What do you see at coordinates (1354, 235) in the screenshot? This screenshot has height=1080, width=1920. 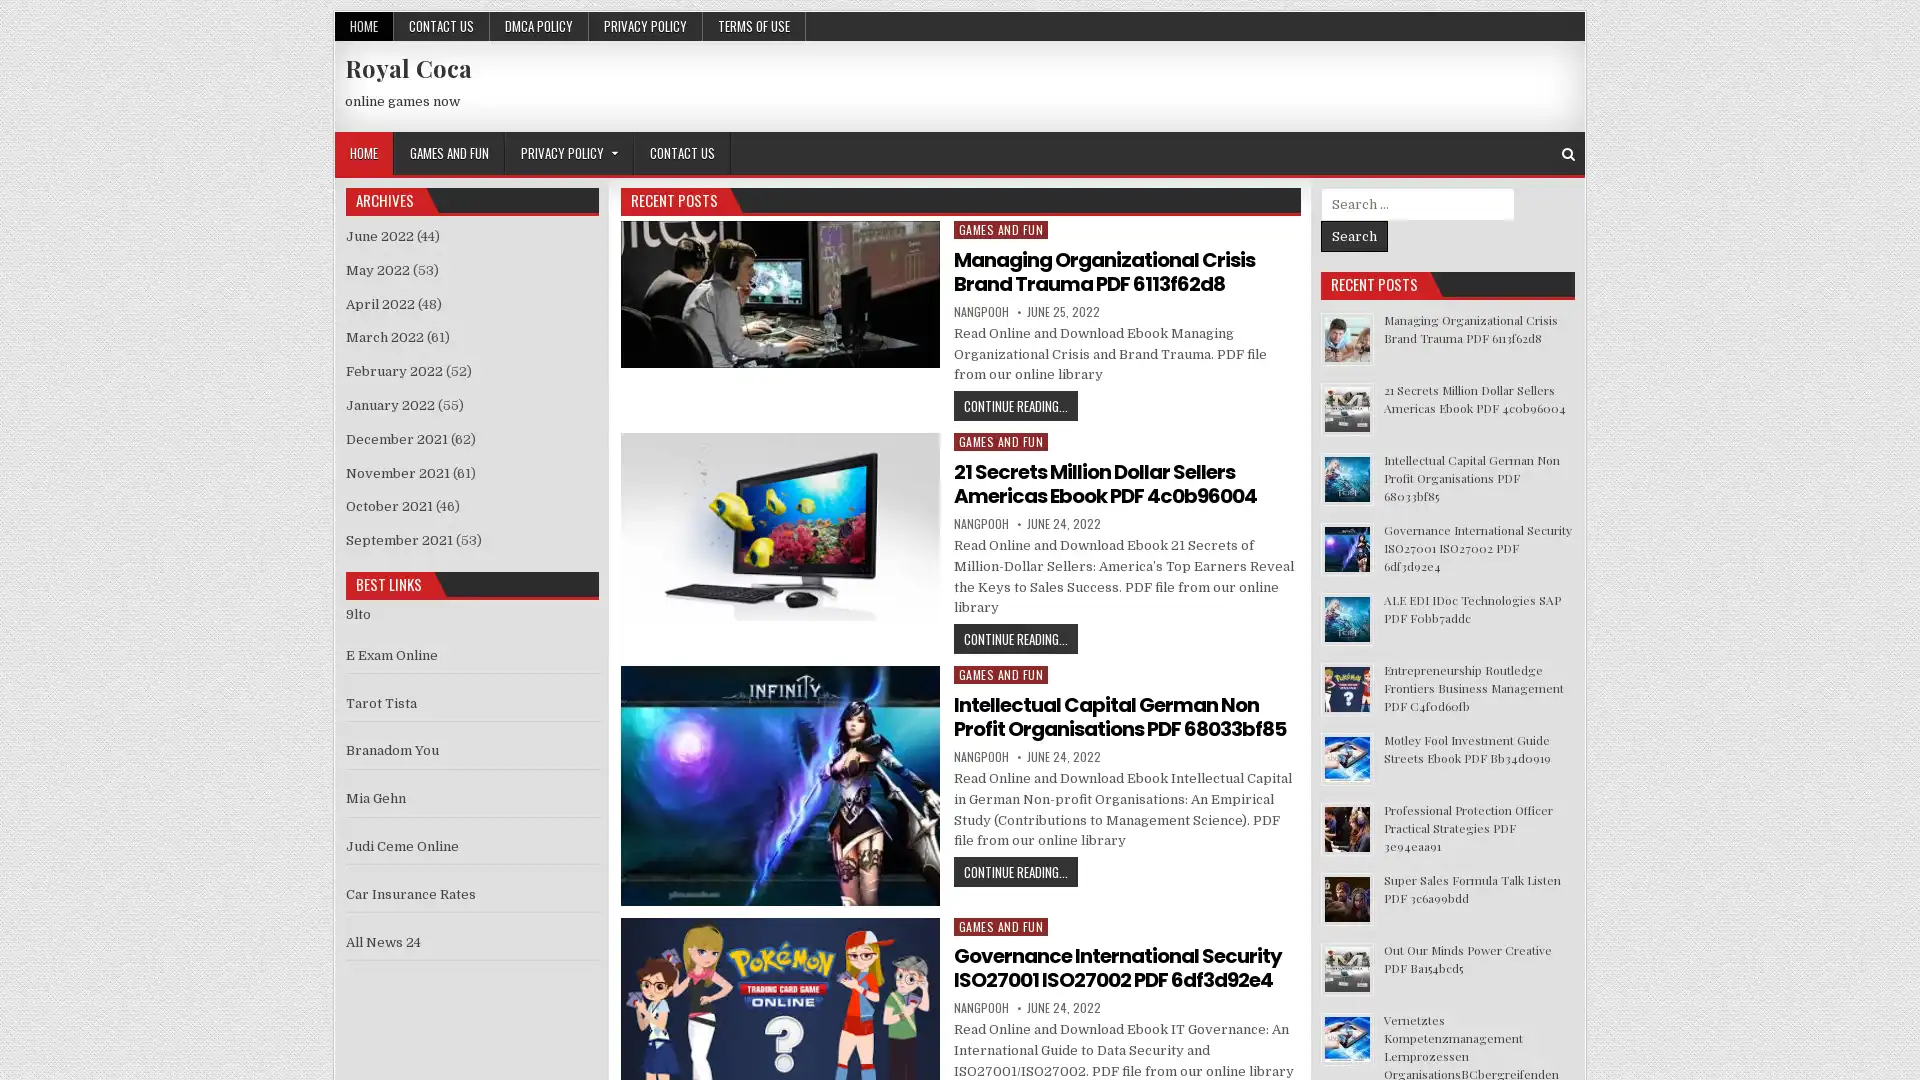 I see `Search` at bounding box center [1354, 235].